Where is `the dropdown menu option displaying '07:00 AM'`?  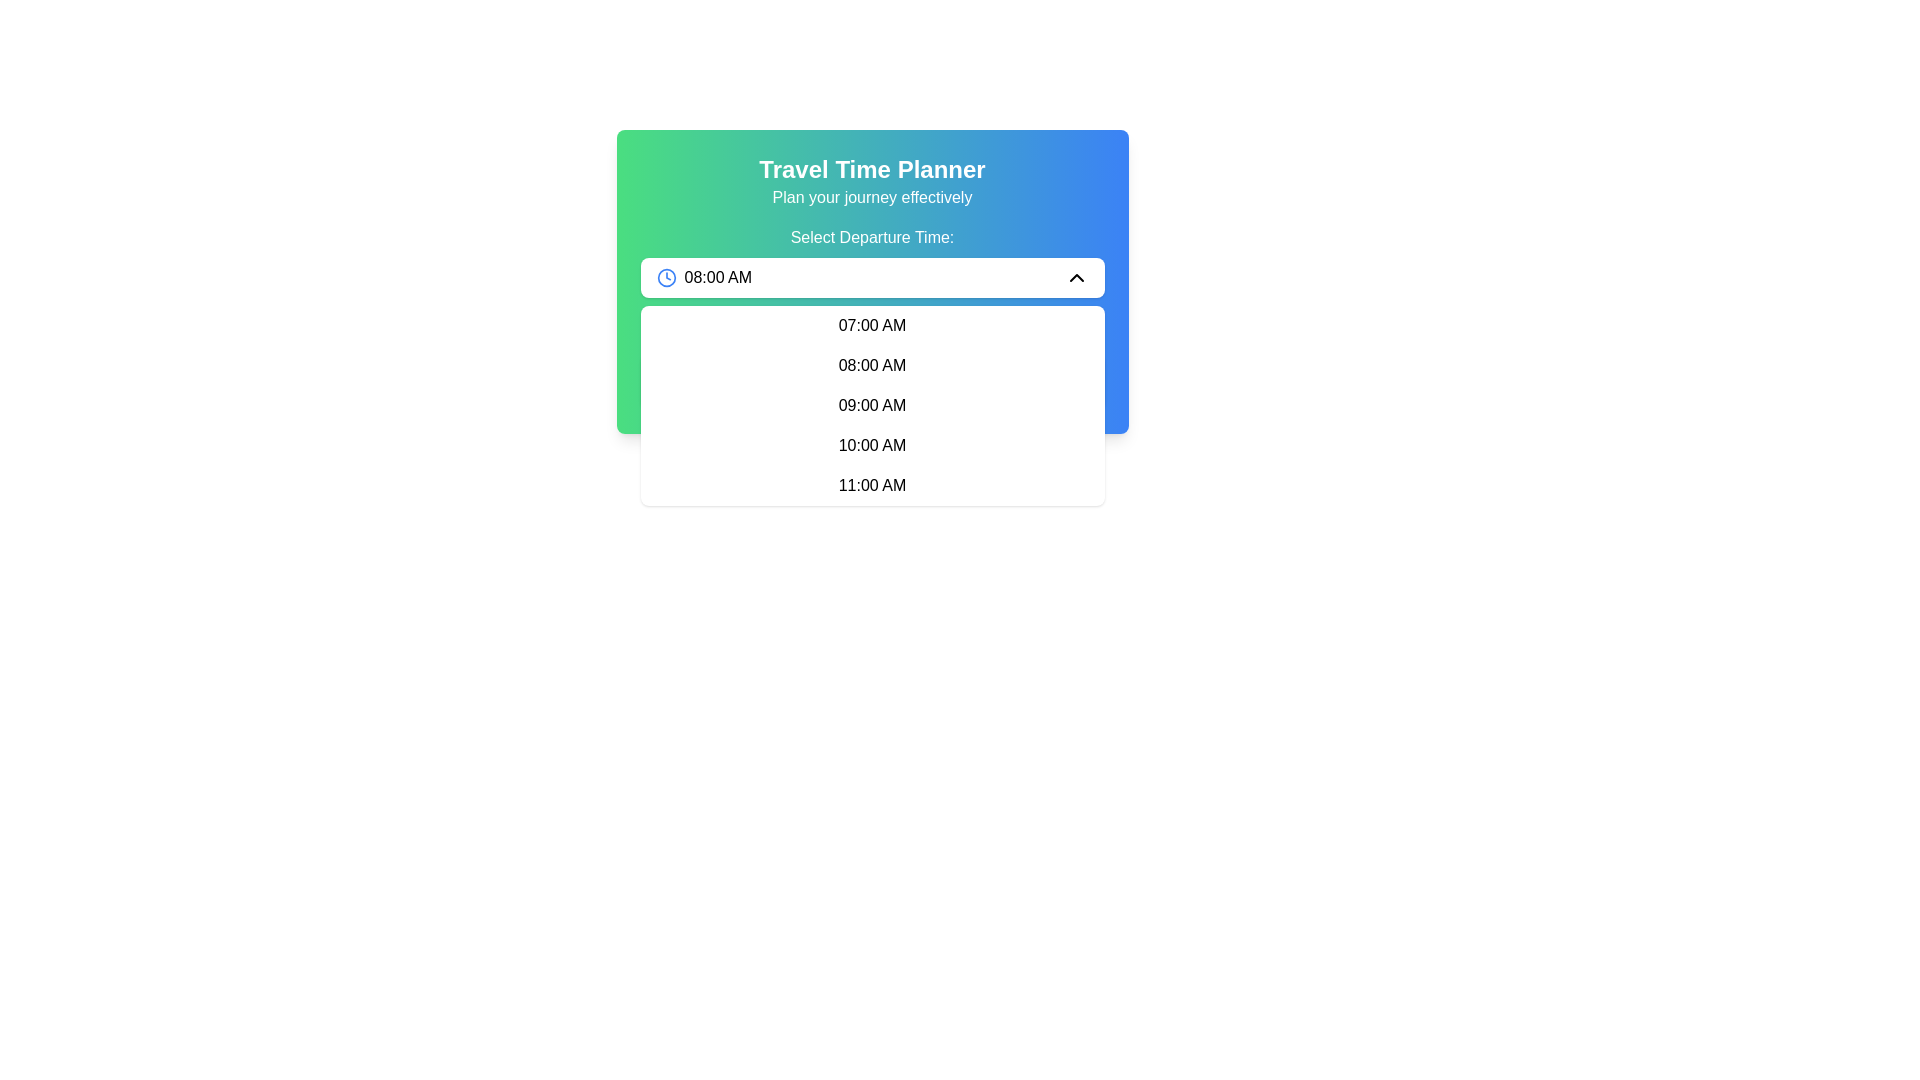
the dropdown menu option displaying '07:00 AM' is located at coordinates (872, 316).